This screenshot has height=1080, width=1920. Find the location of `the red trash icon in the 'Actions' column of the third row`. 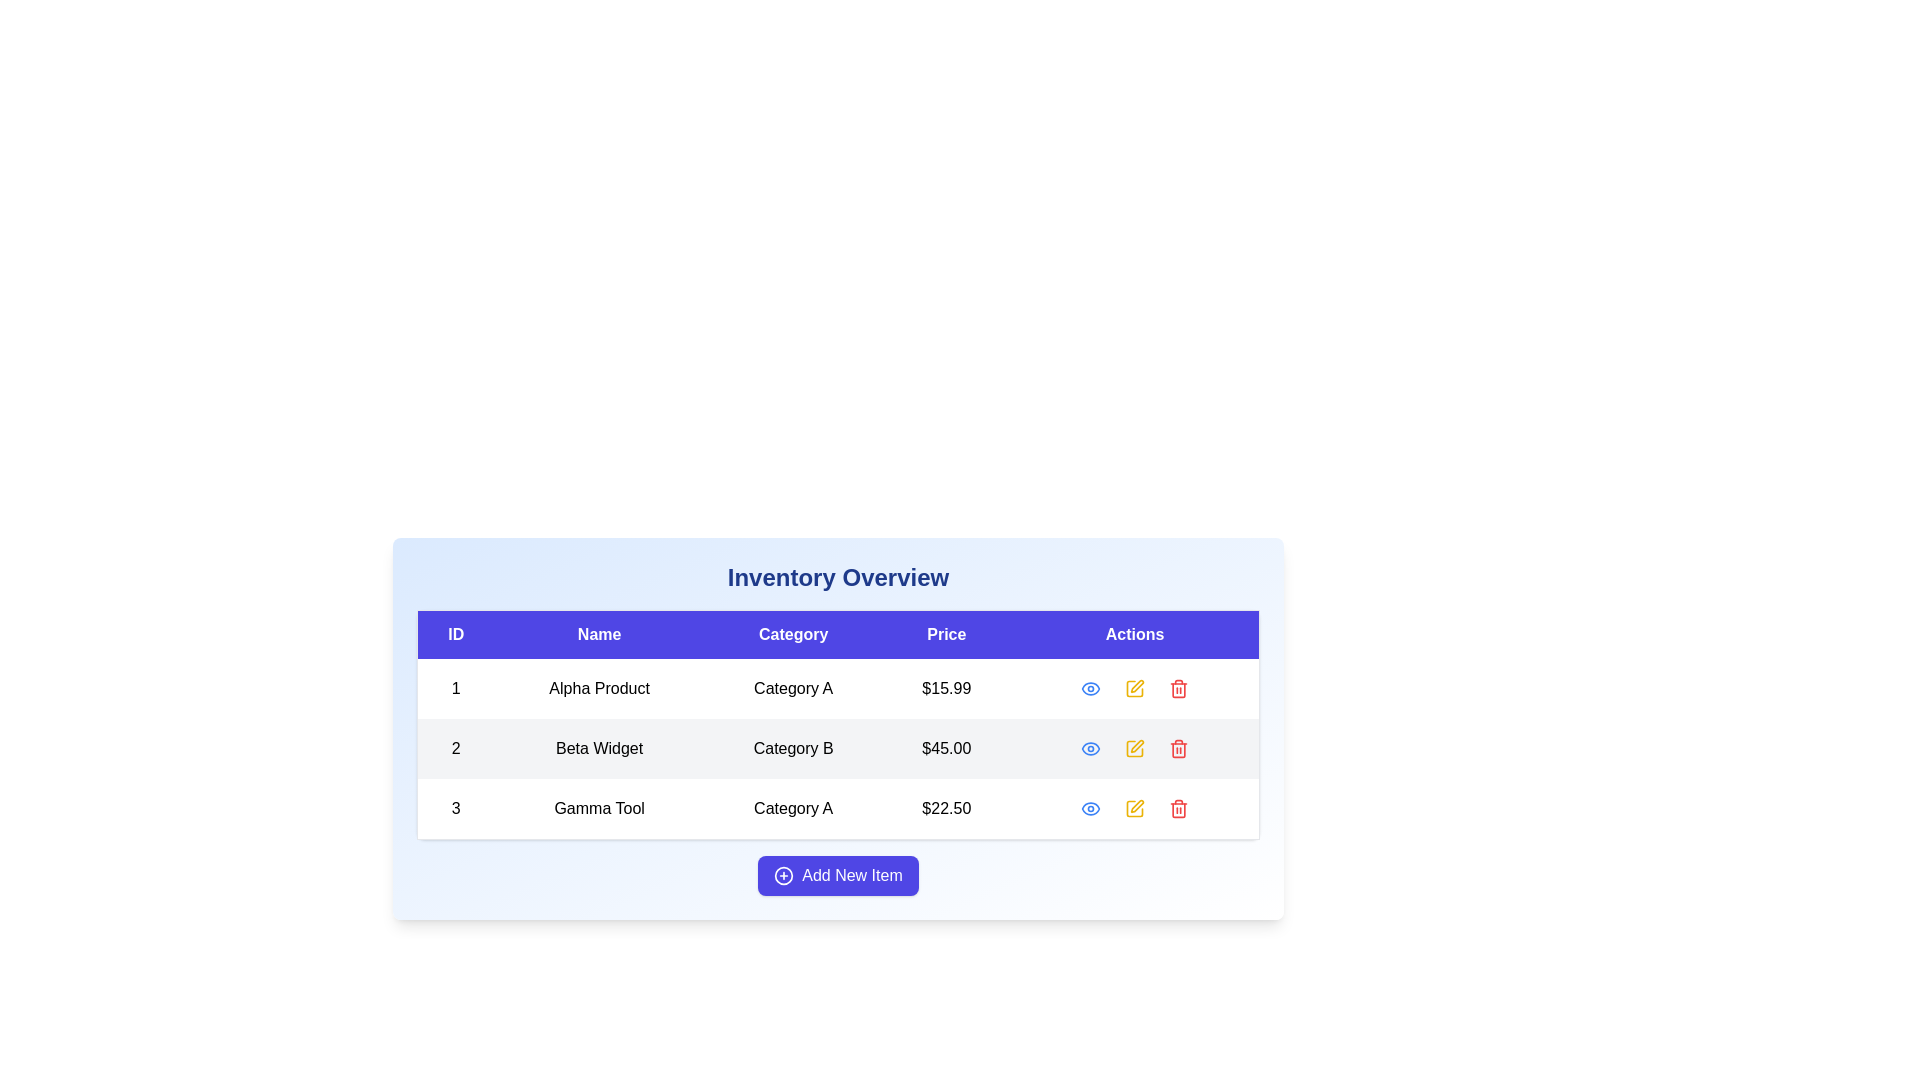

the red trash icon in the 'Actions' column of the third row is located at coordinates (1179, 808).